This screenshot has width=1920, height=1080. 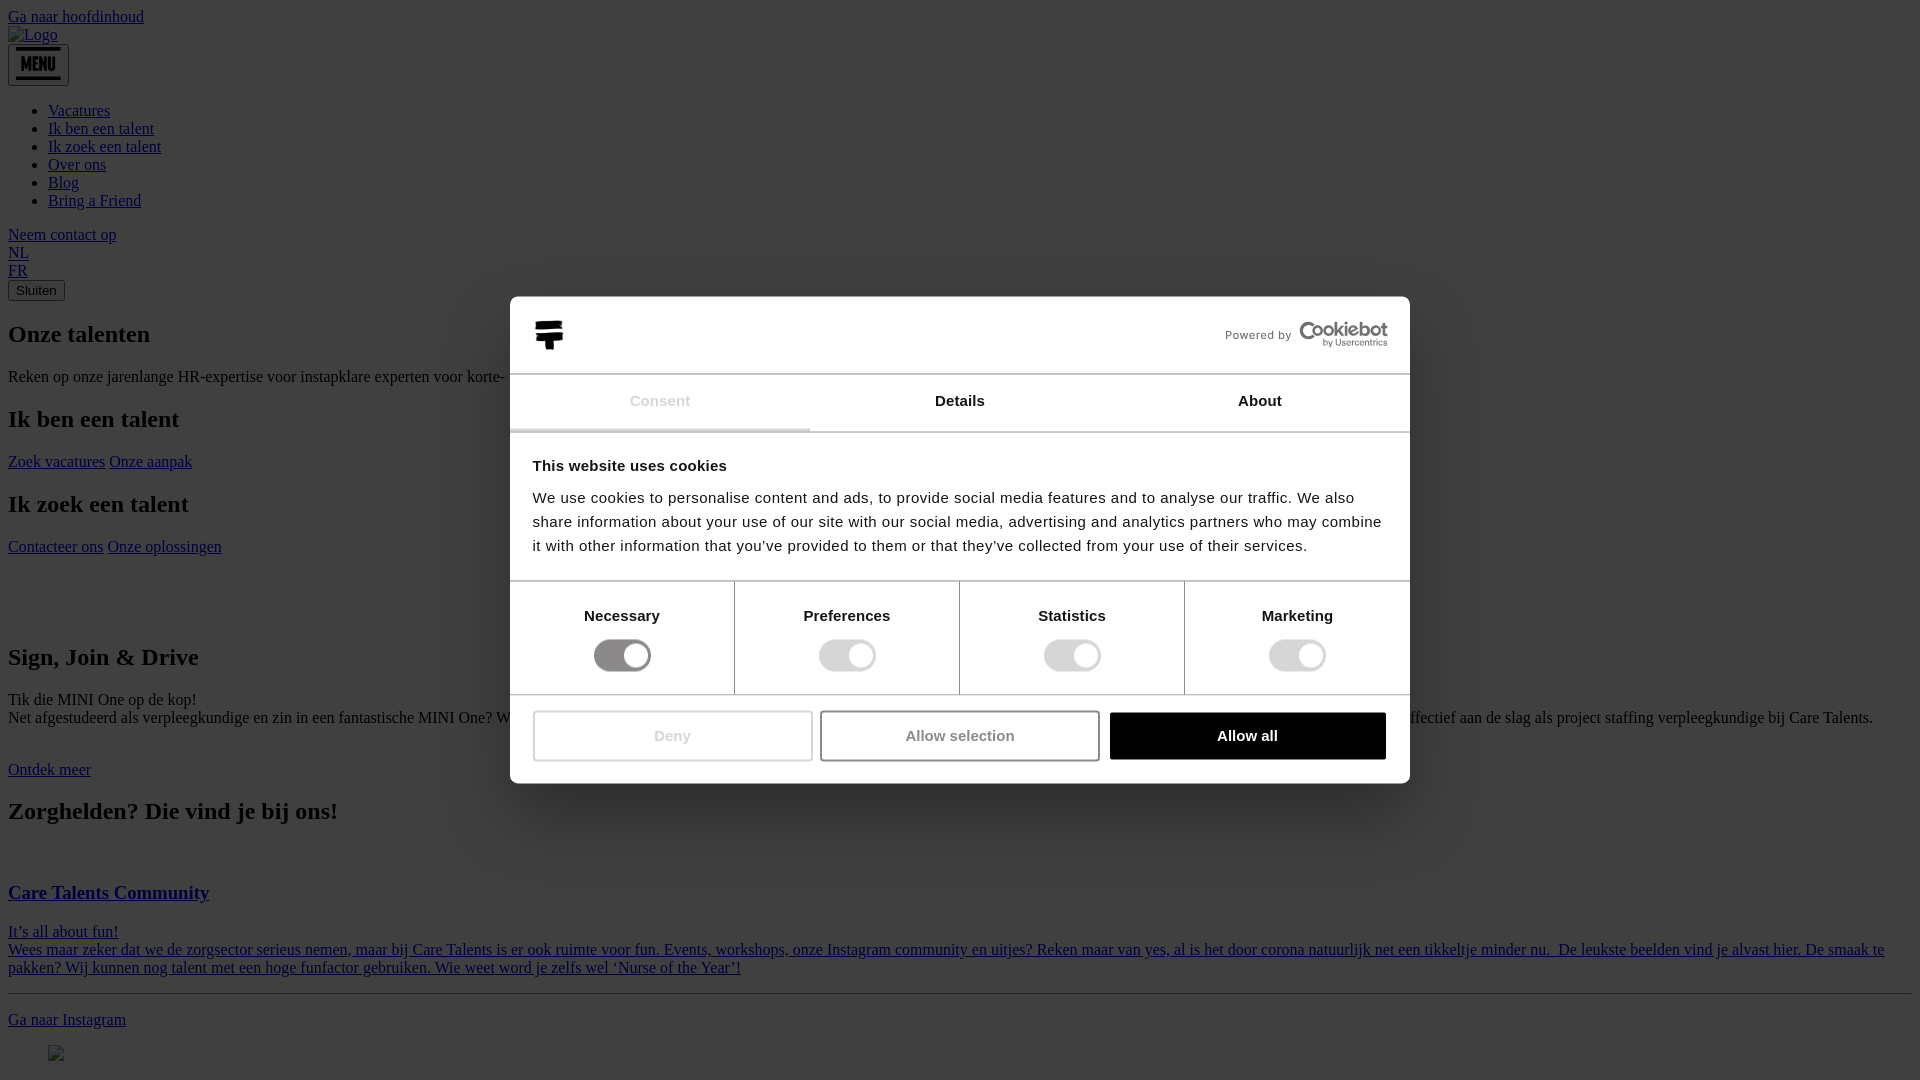 I want to click on 'FR', so click(x=18, y=270).